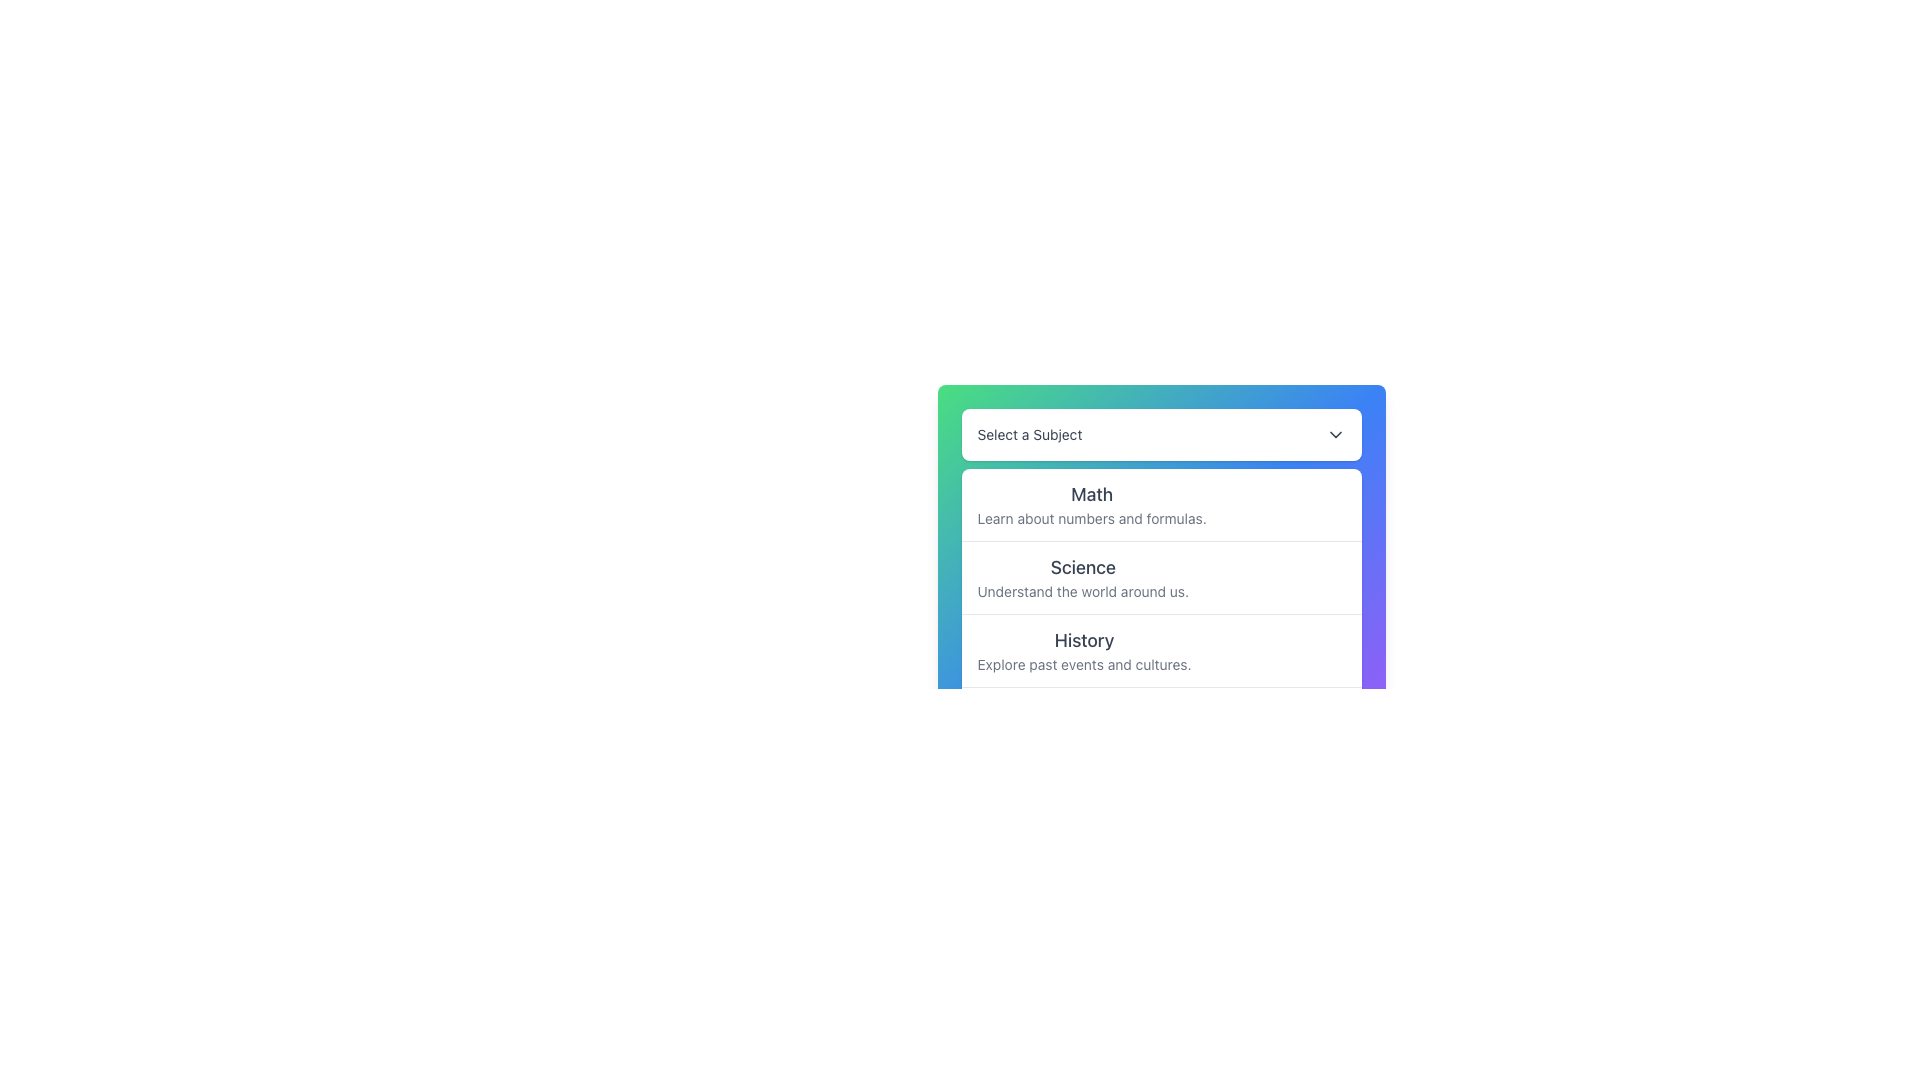  I want to click on text label displaying 'Learn about numbers and formulas.' located directly below the 'Math' title, so click(1091, 518).